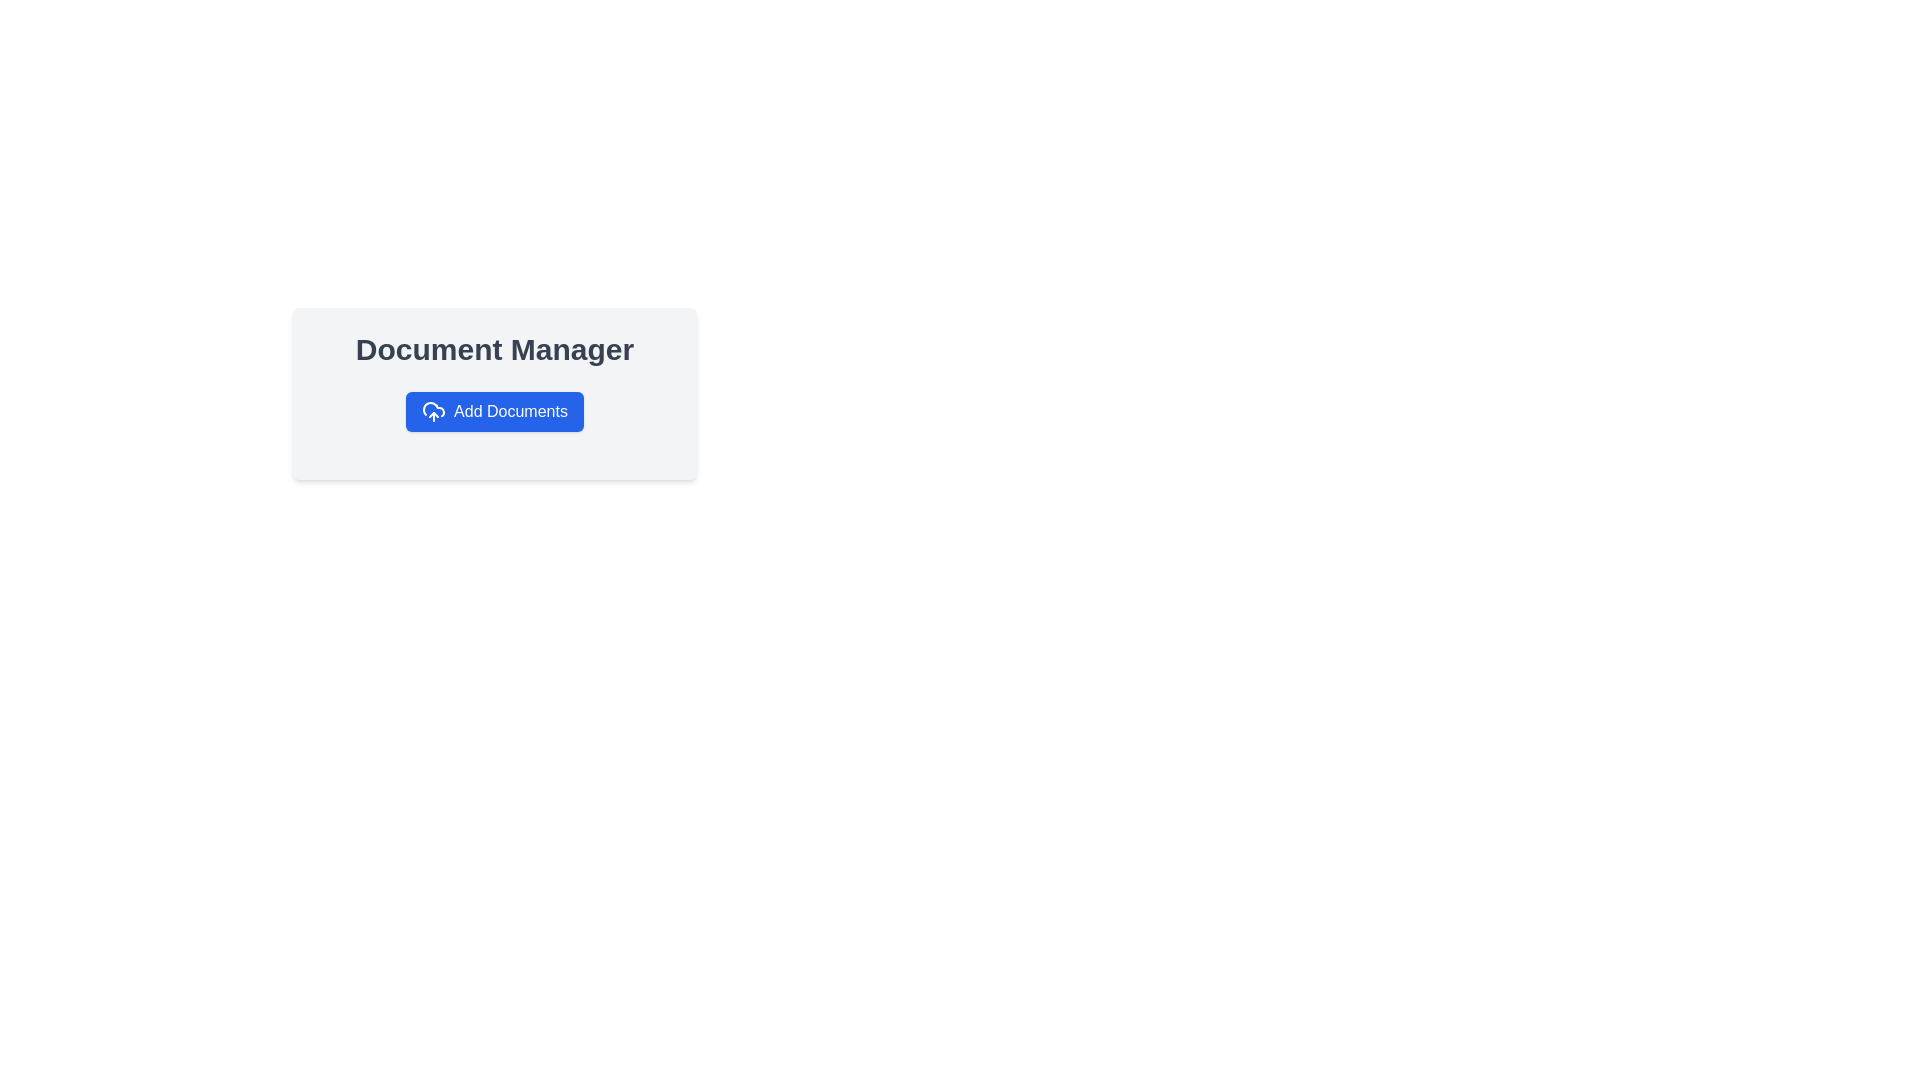 This screenshot has width=1920, height=1080. Describe the element at coordinates (433, 411) in the screenshot. I see `the cloud-shaped icon with an upward-pointing arrow located on the left side of the 'Add Documents' button` at that location.